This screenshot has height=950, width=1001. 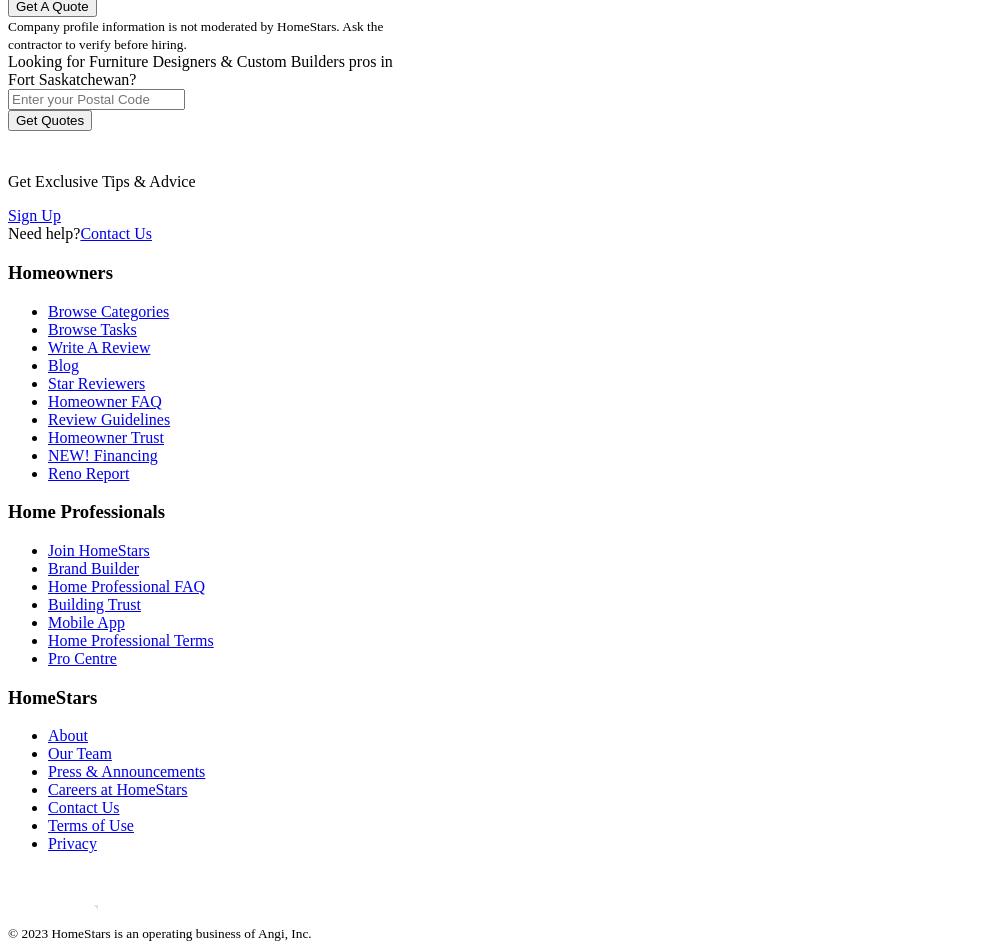 I want to click on 'Homeowners', so click(x=59, y=270).